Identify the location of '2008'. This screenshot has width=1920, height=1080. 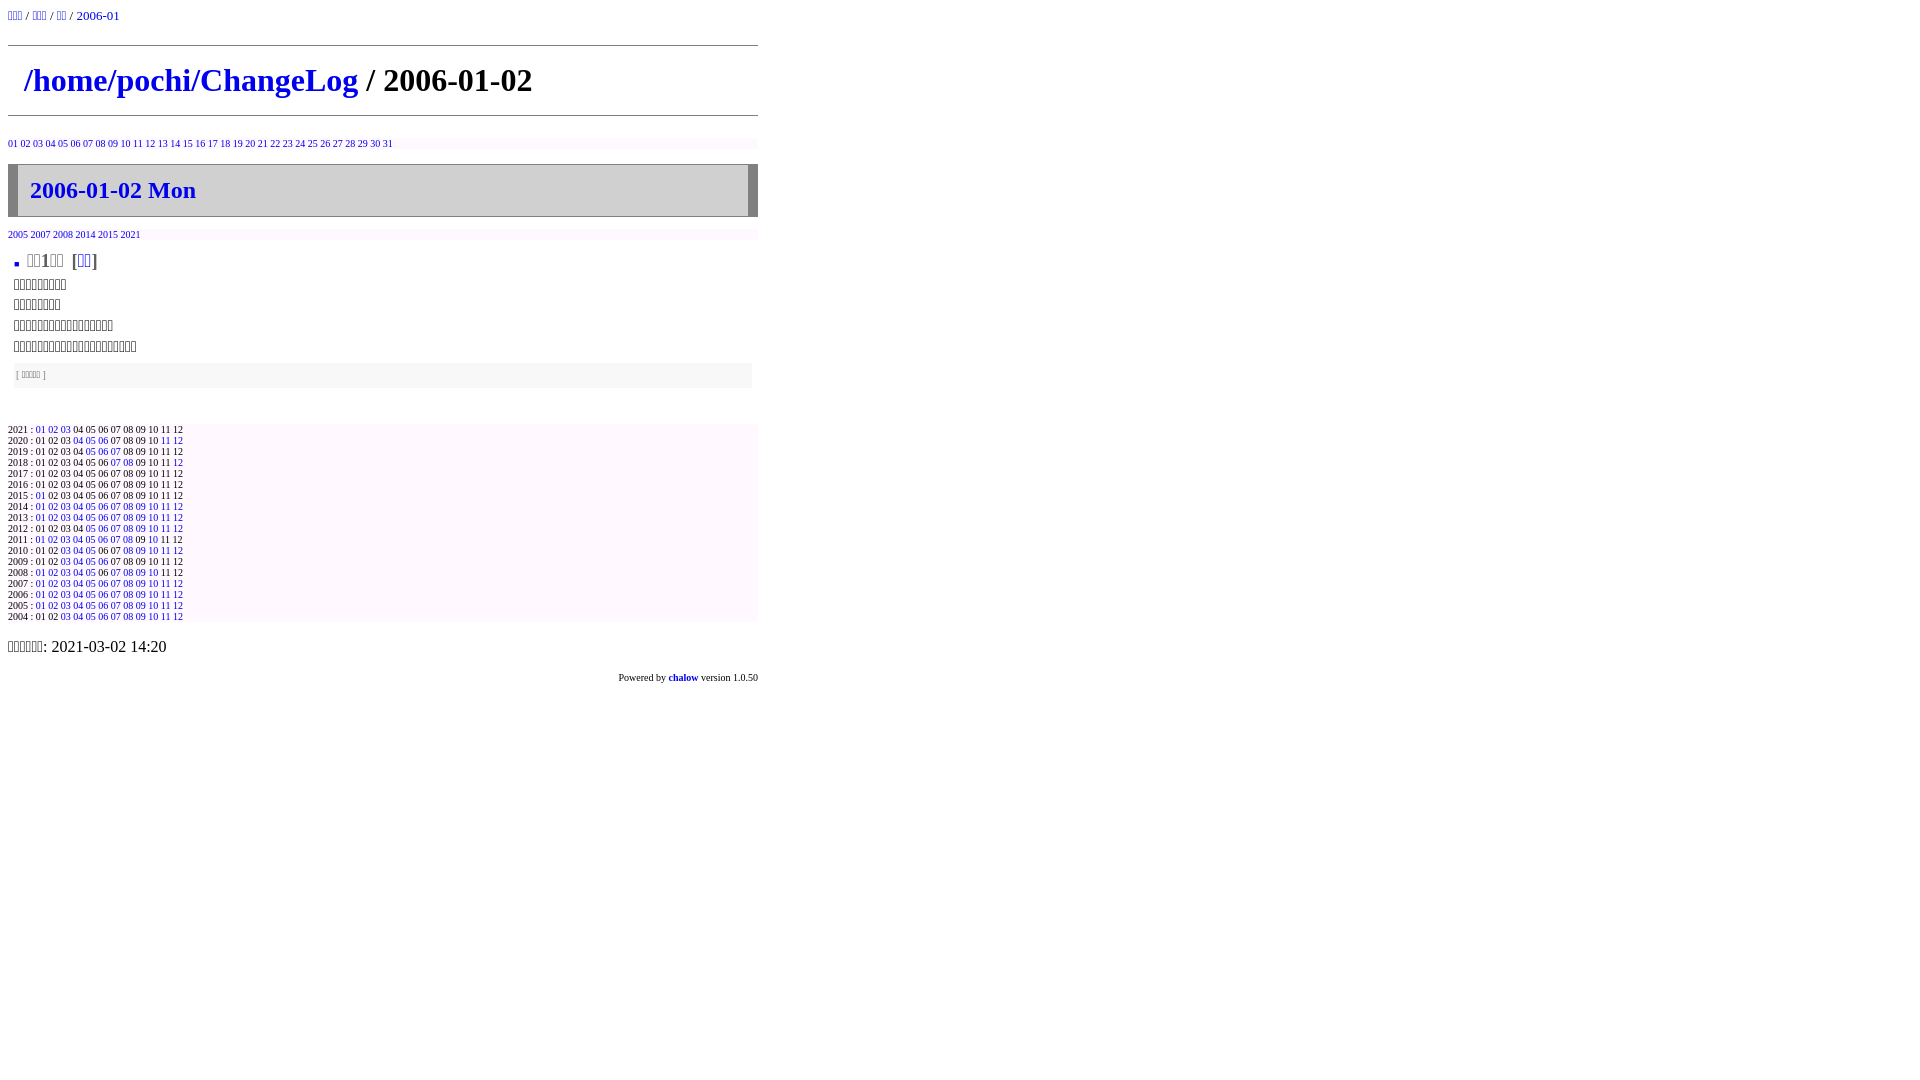
(52, 233).